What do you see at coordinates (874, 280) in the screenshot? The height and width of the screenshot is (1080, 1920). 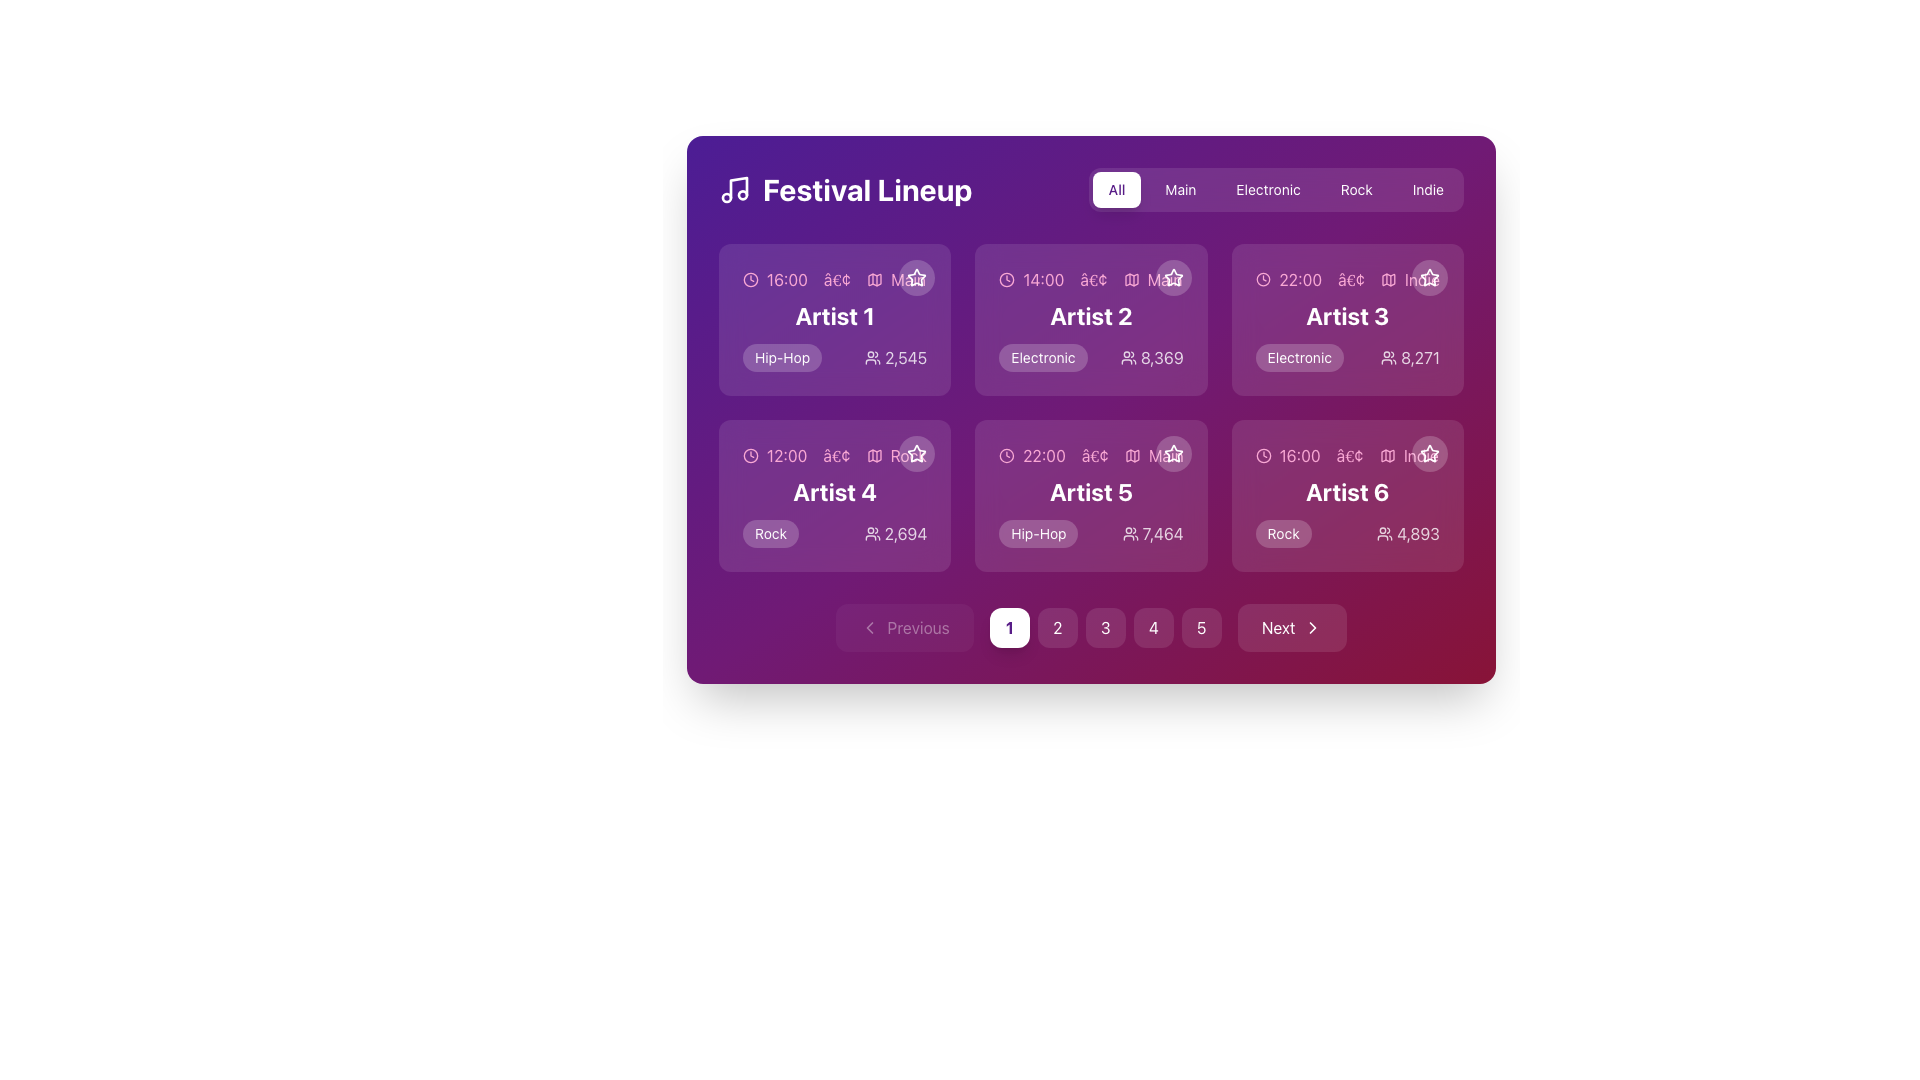 I see `small graphical icon resembling a folded map located near the 'Artist 1' card in the top-right corner of the utility icons cluster` at bounding box center [874, 280].